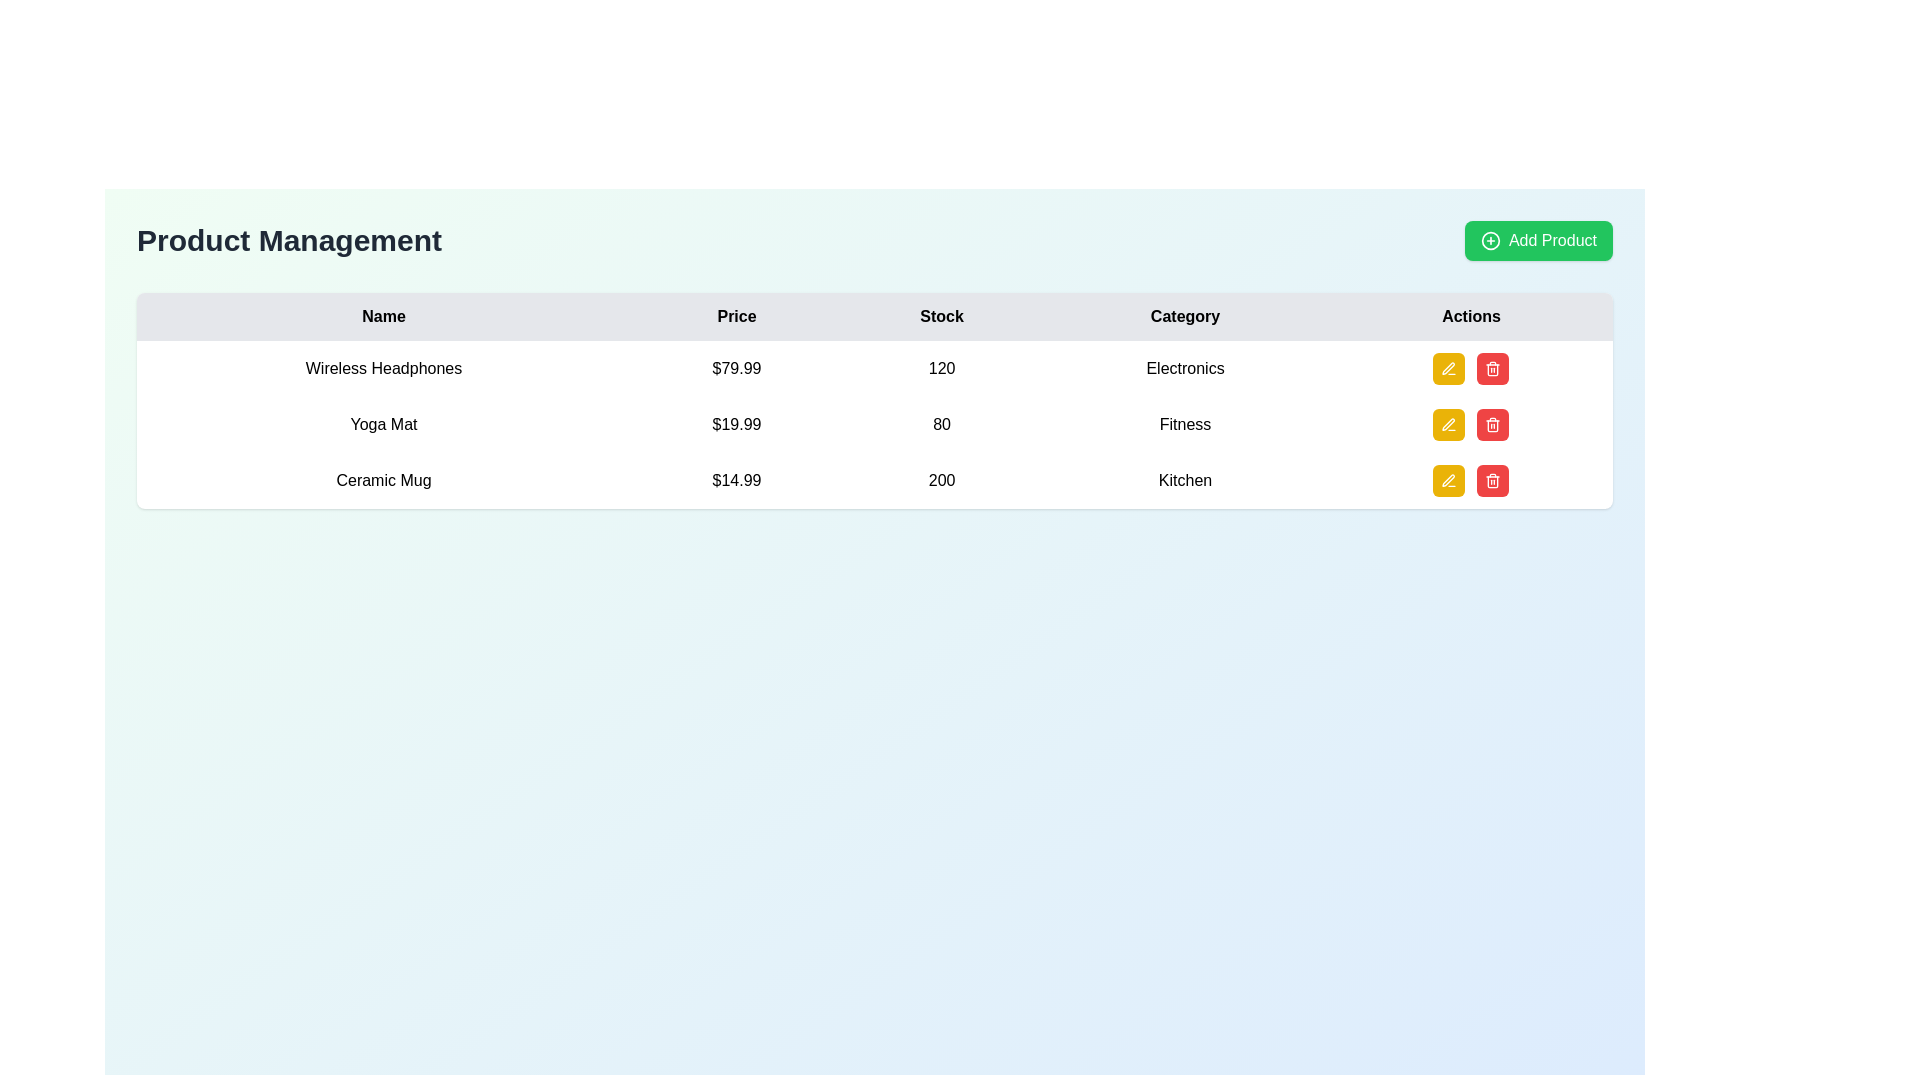  I want to click on the red button with a trash bin icon in the 'Actions' column for the 'Ceramic Mug' product entry, so click(1493, 369).